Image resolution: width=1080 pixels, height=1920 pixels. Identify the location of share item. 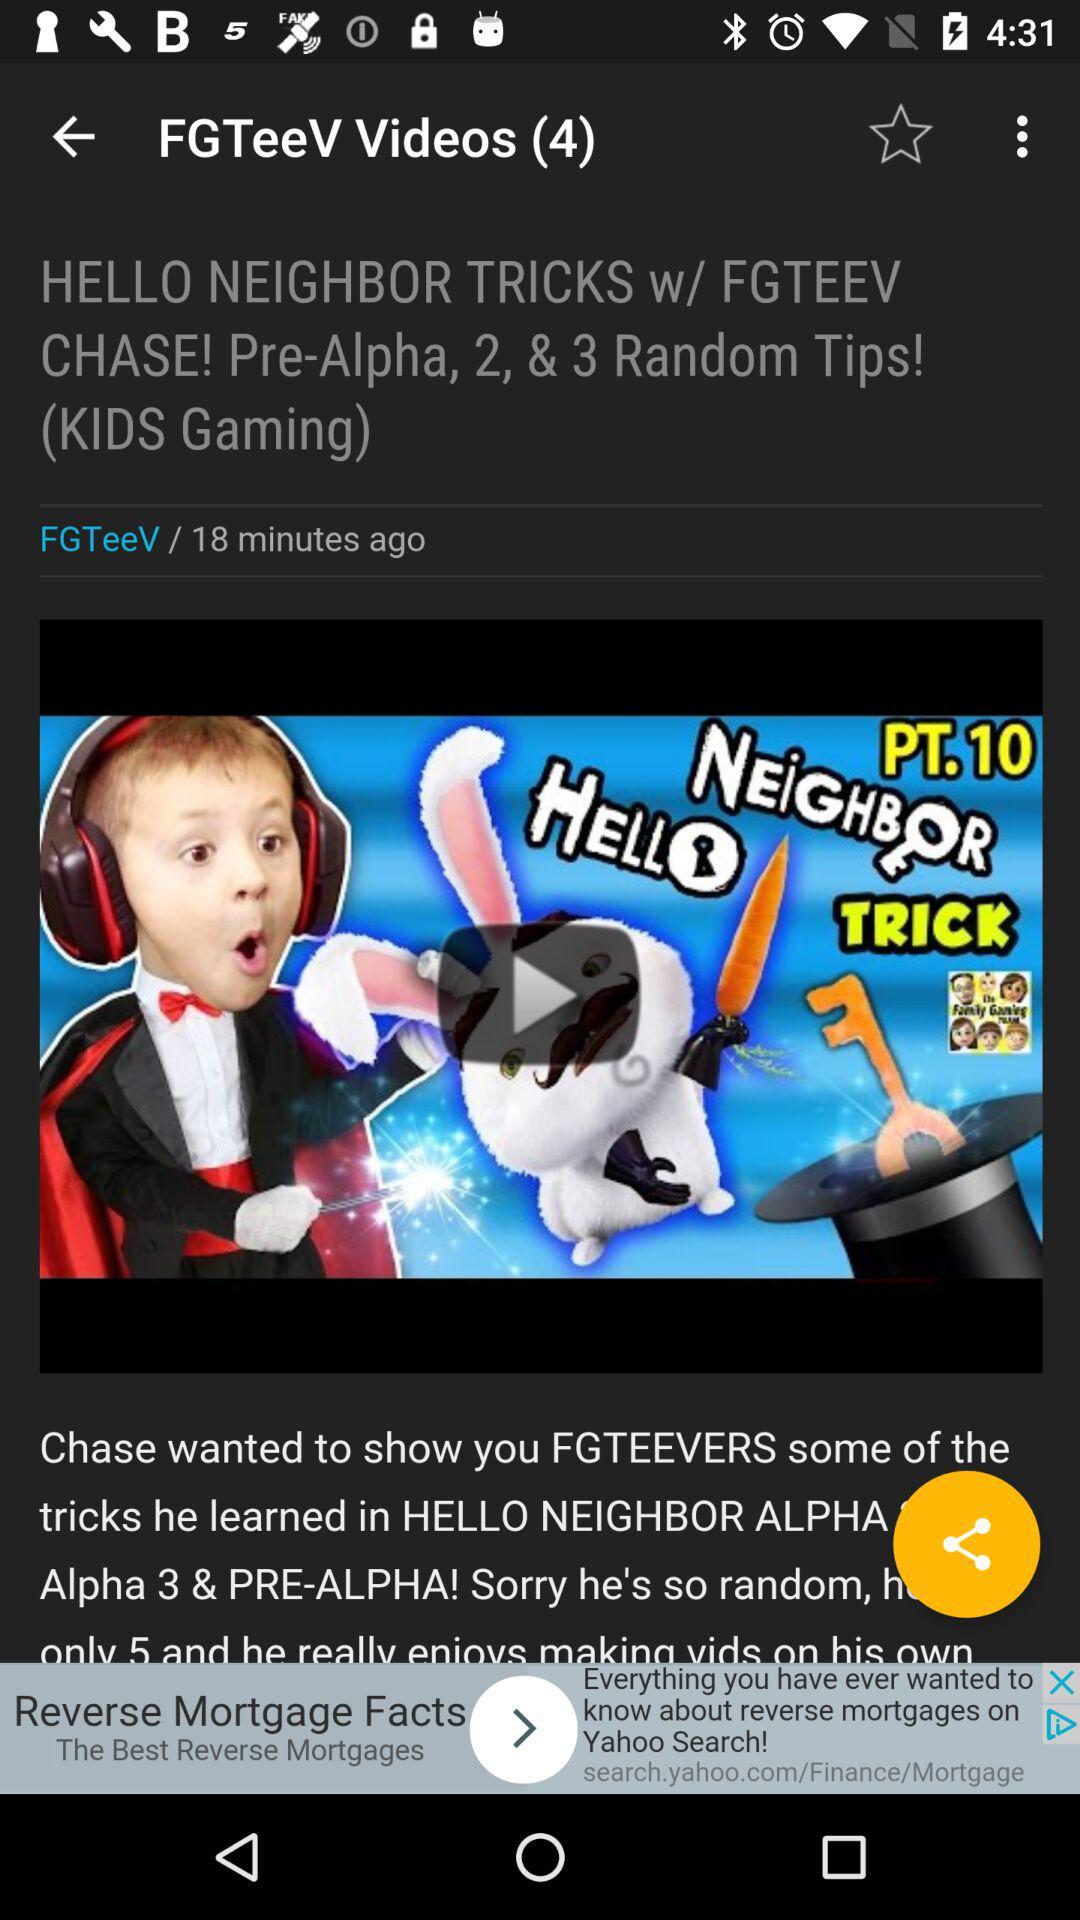
(965, 1543).